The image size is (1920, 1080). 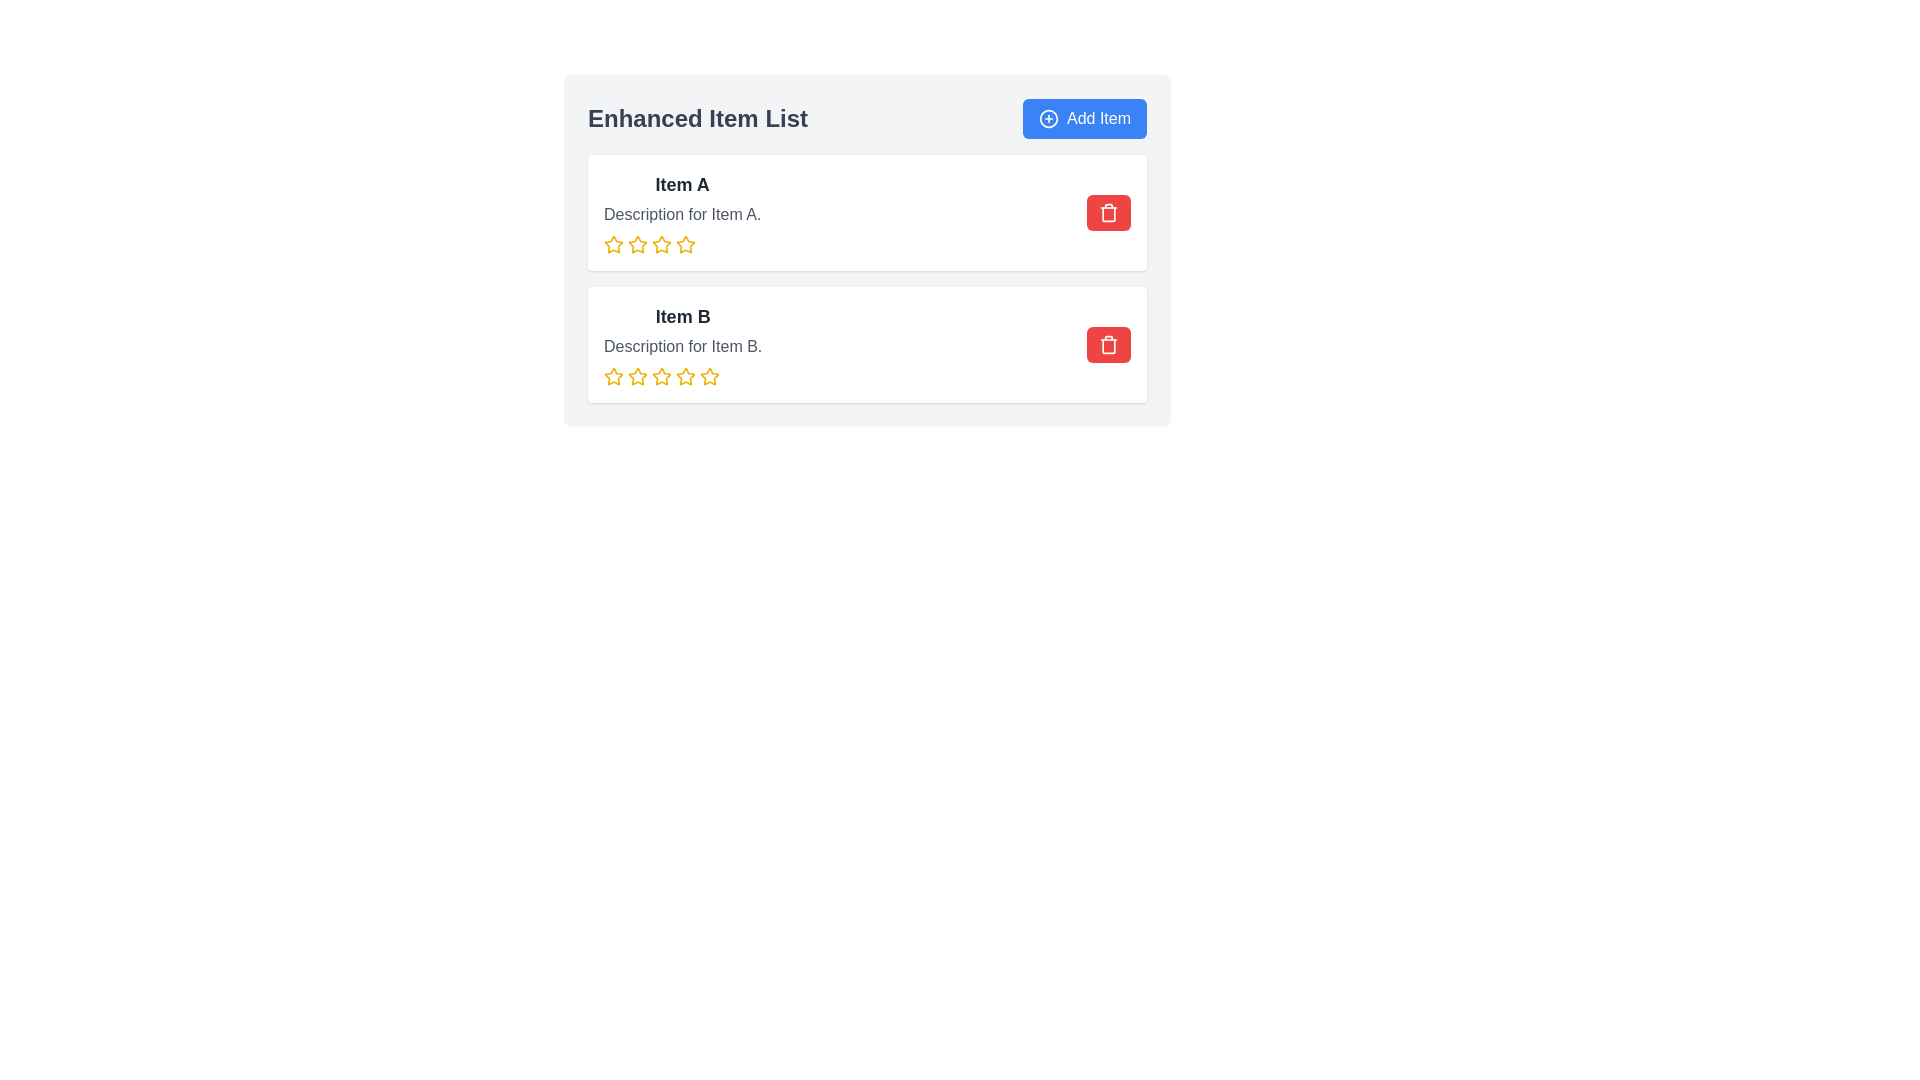 What do you see at coordinates (637, 377) in the screenshot?
I see `the second star in the rating control for 'Item B', which allows the user to set a rating of 2 out of 5` at bounding box center [637, 377].